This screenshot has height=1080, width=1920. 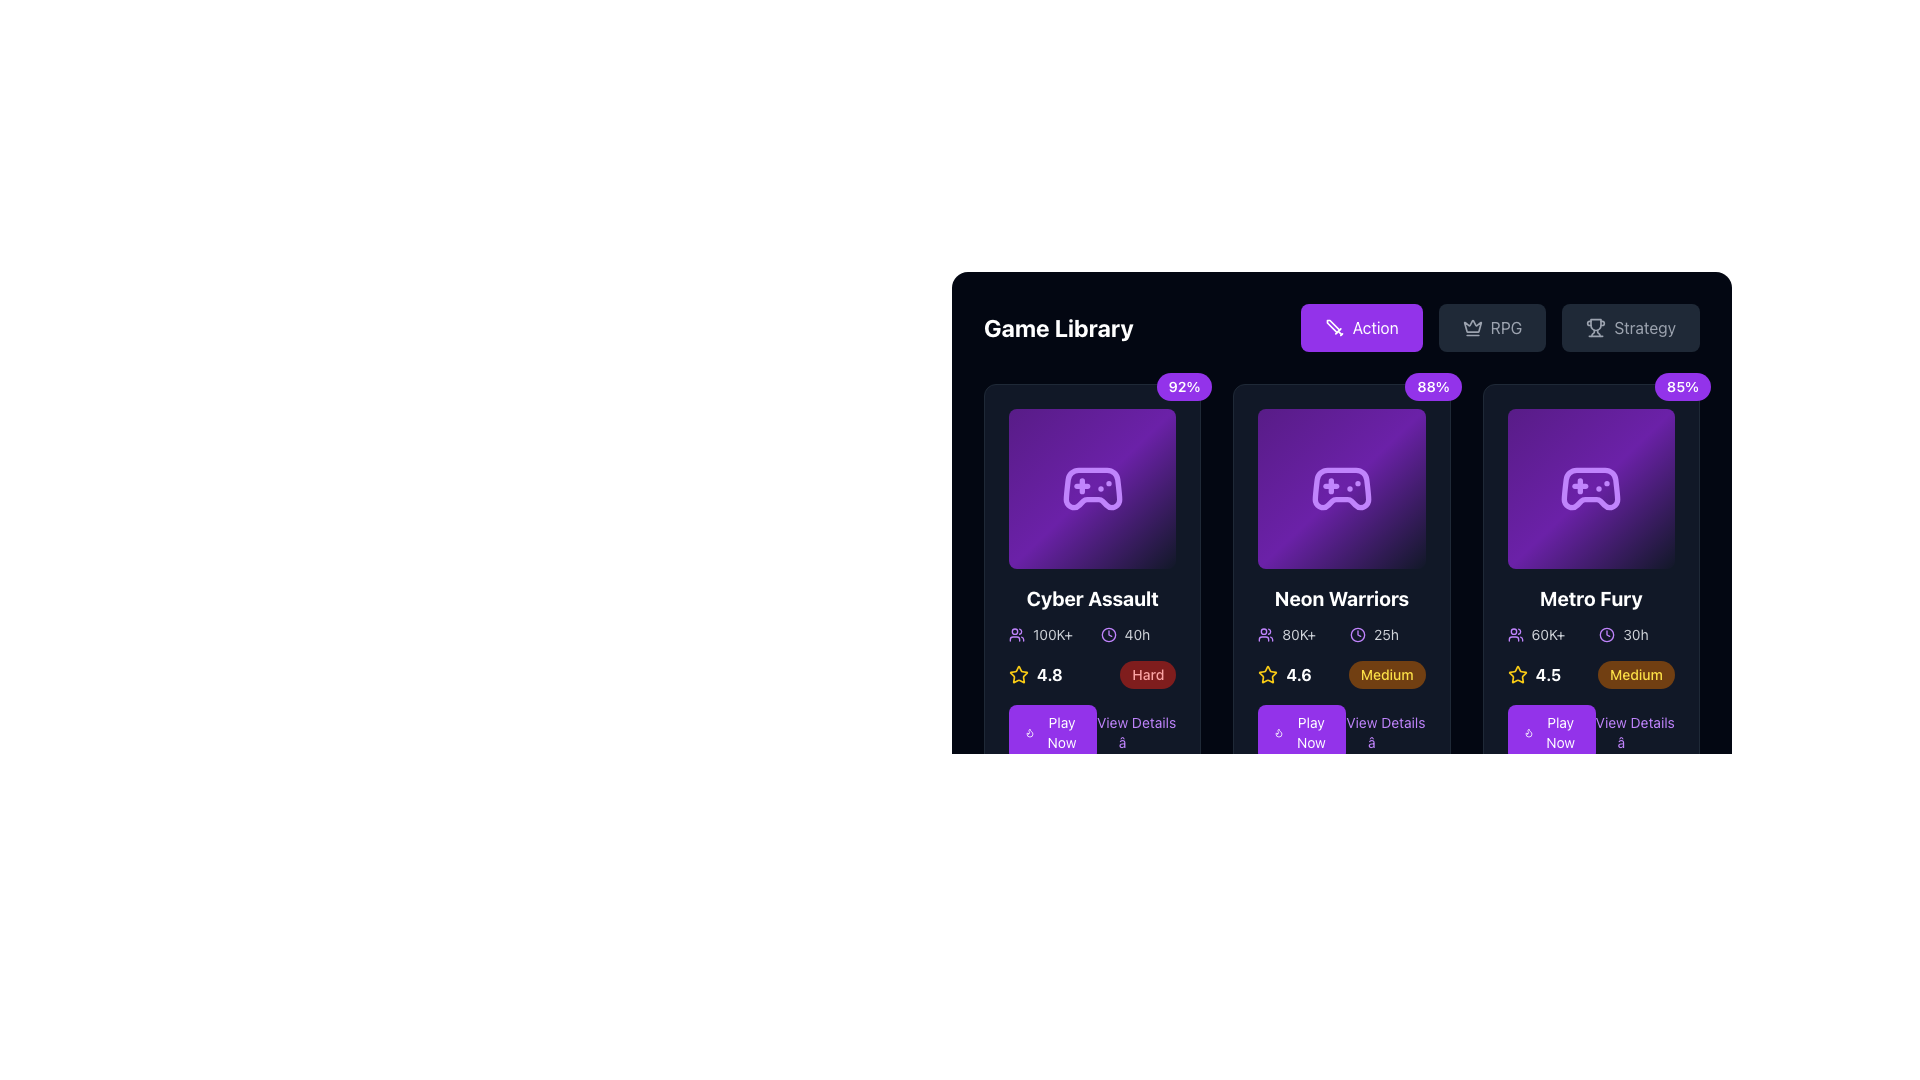 I want to click on text '25h' visually, which is displayed in light gray font next to a purple clock icon within the 'Neon Warriors' card, so click(x=1386, y=635).